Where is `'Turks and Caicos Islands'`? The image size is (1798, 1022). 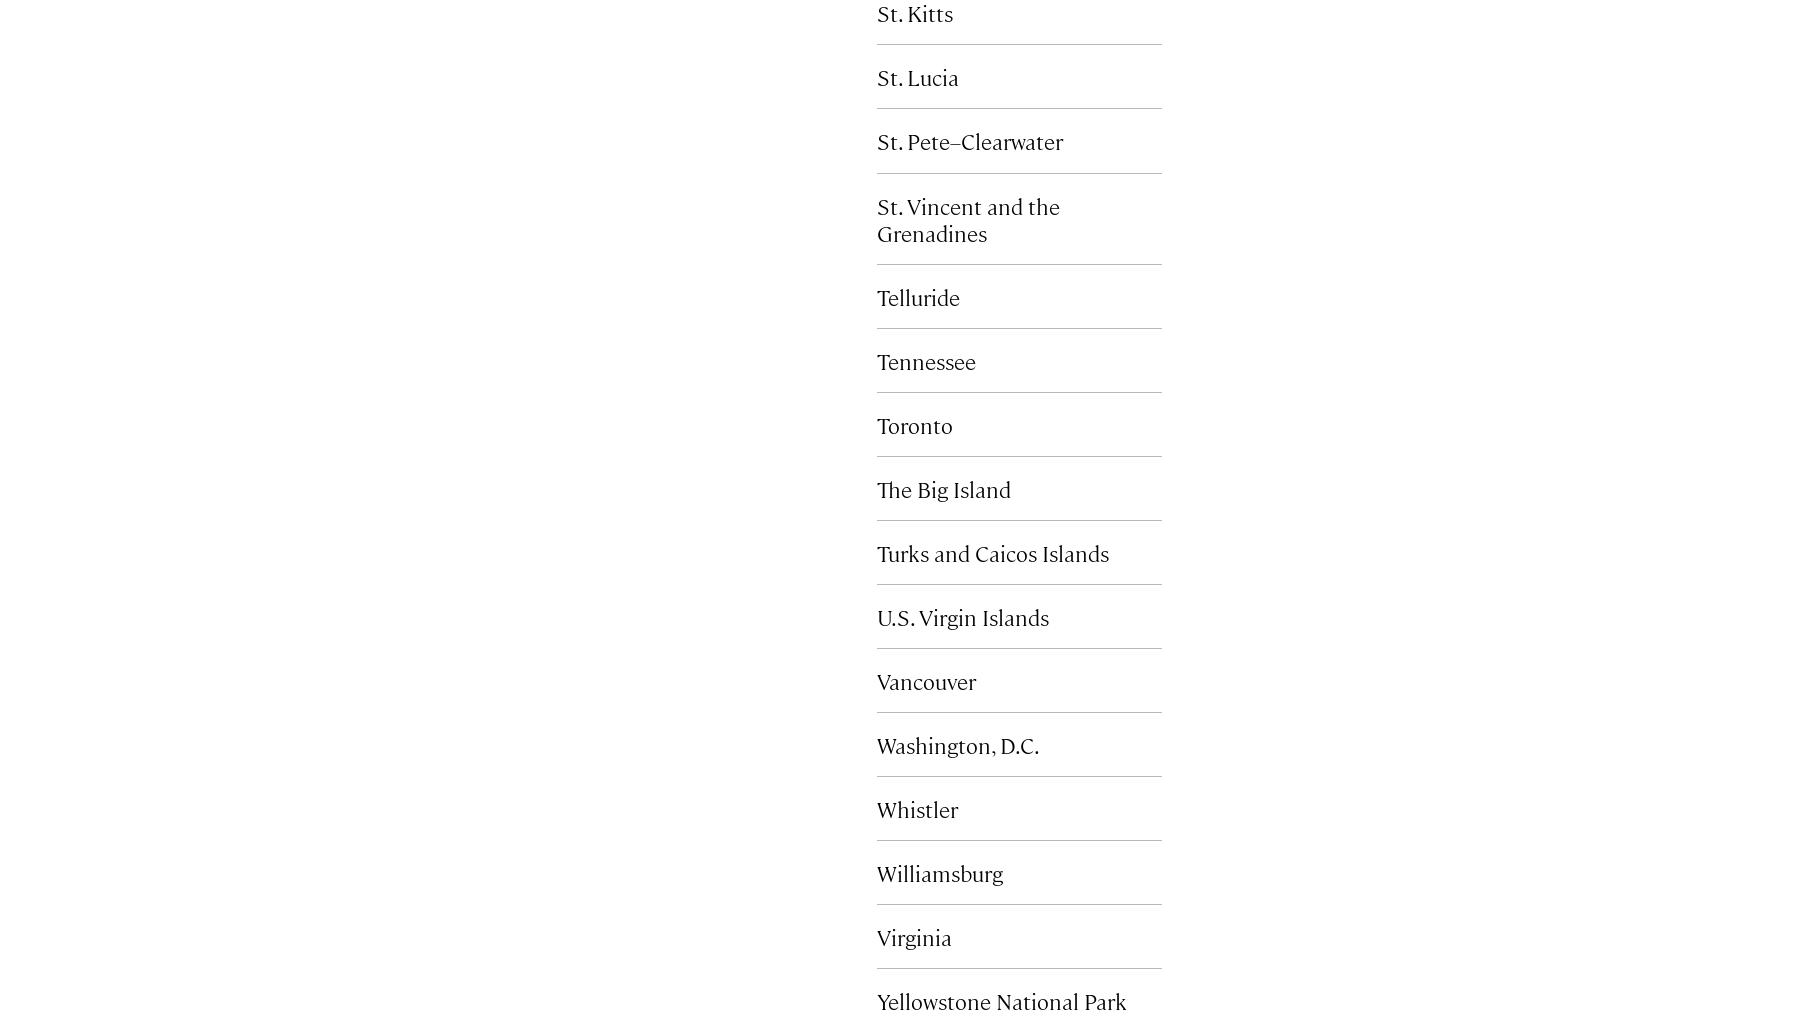 'Turks and Caicos Islands' is located at coordinates (992, 551).